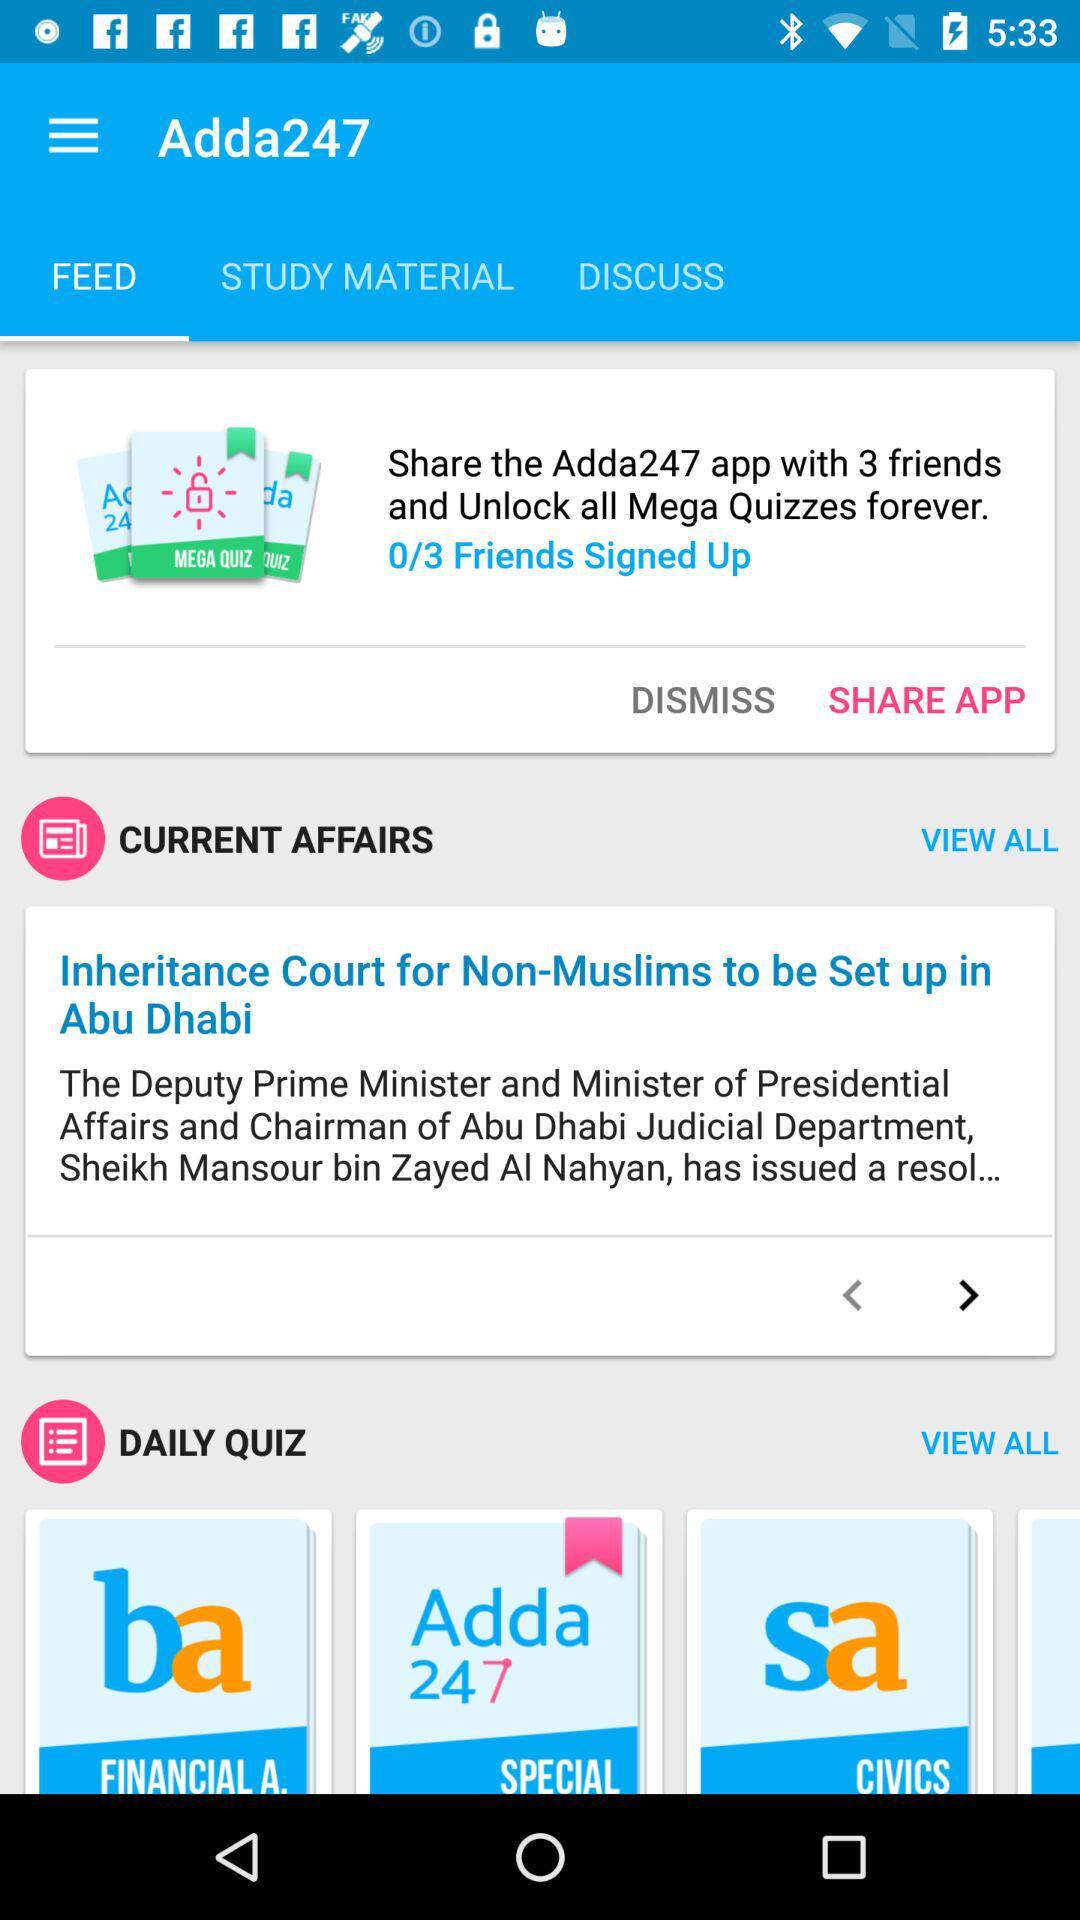  I want to click on go back, so click(852, 1295).